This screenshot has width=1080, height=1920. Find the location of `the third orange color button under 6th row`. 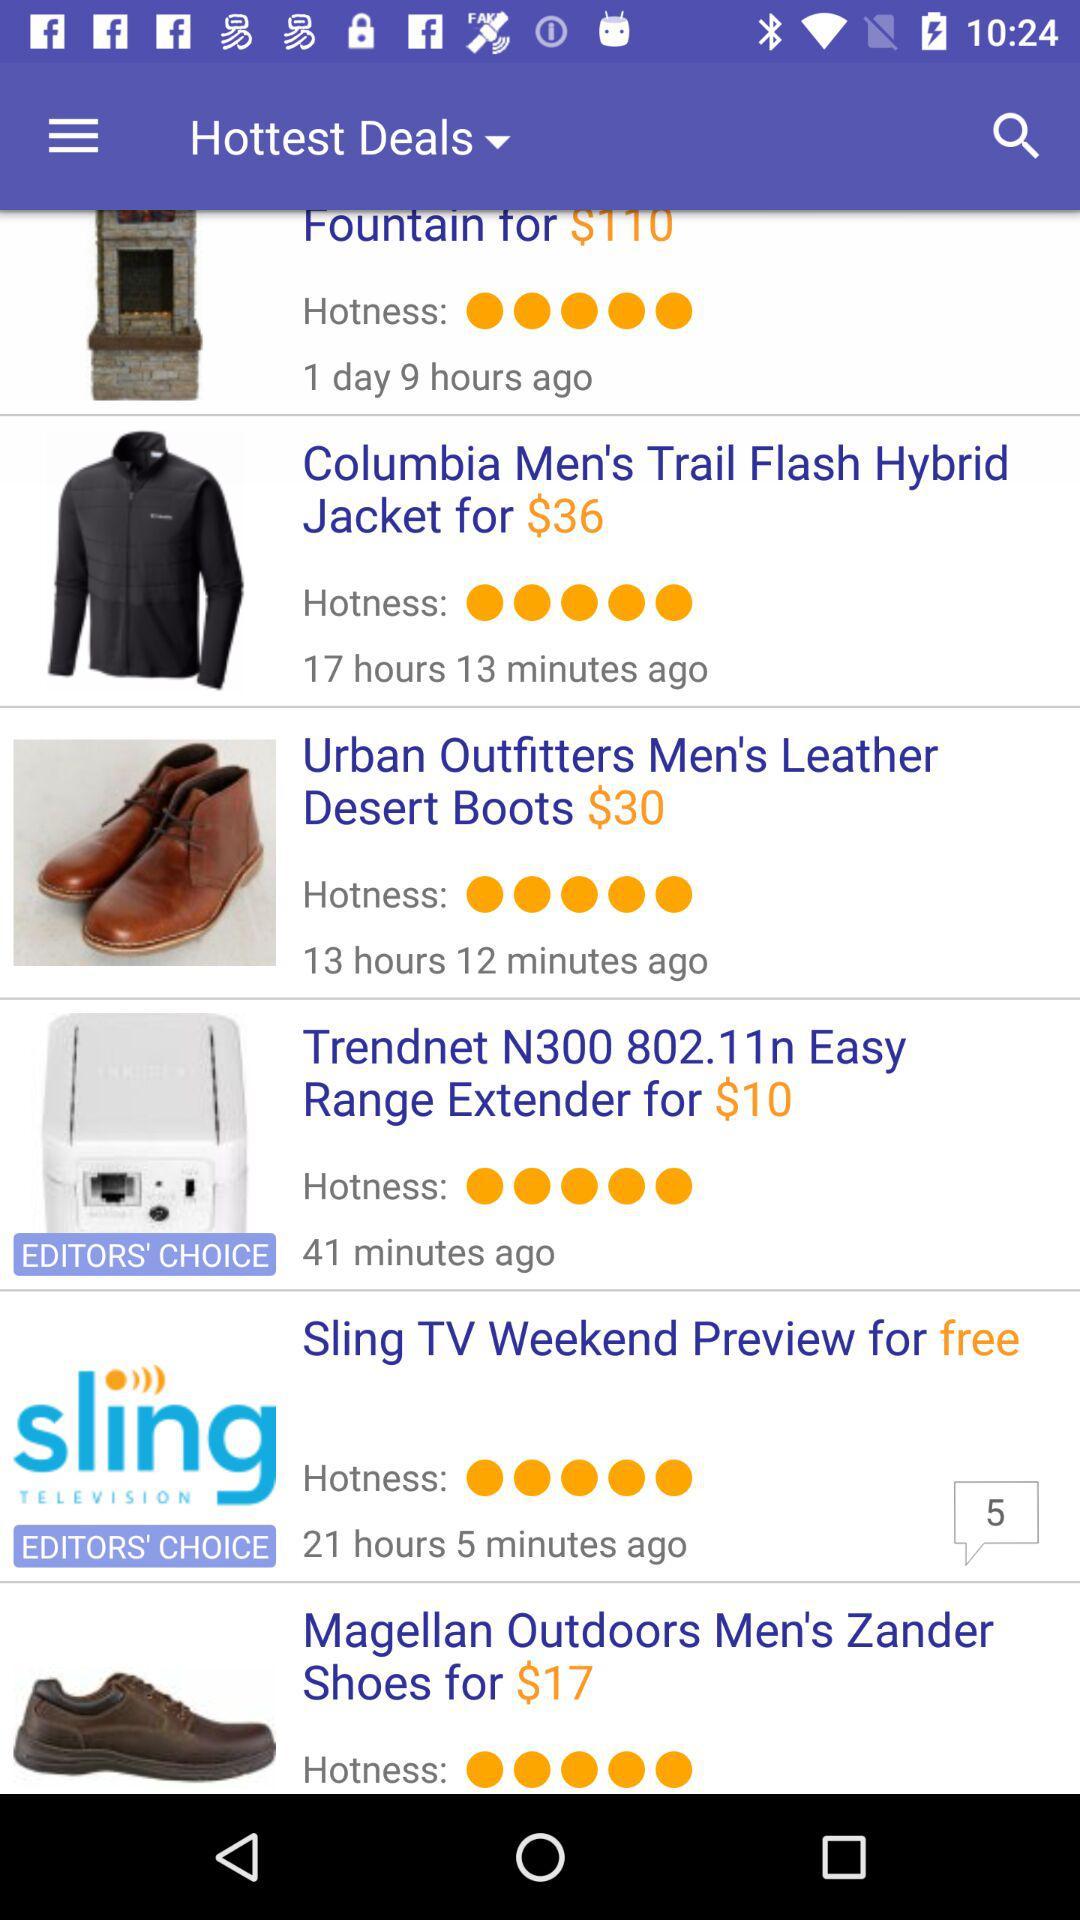

the third orange color button under 6th row is located at coordinates (579, 1769).